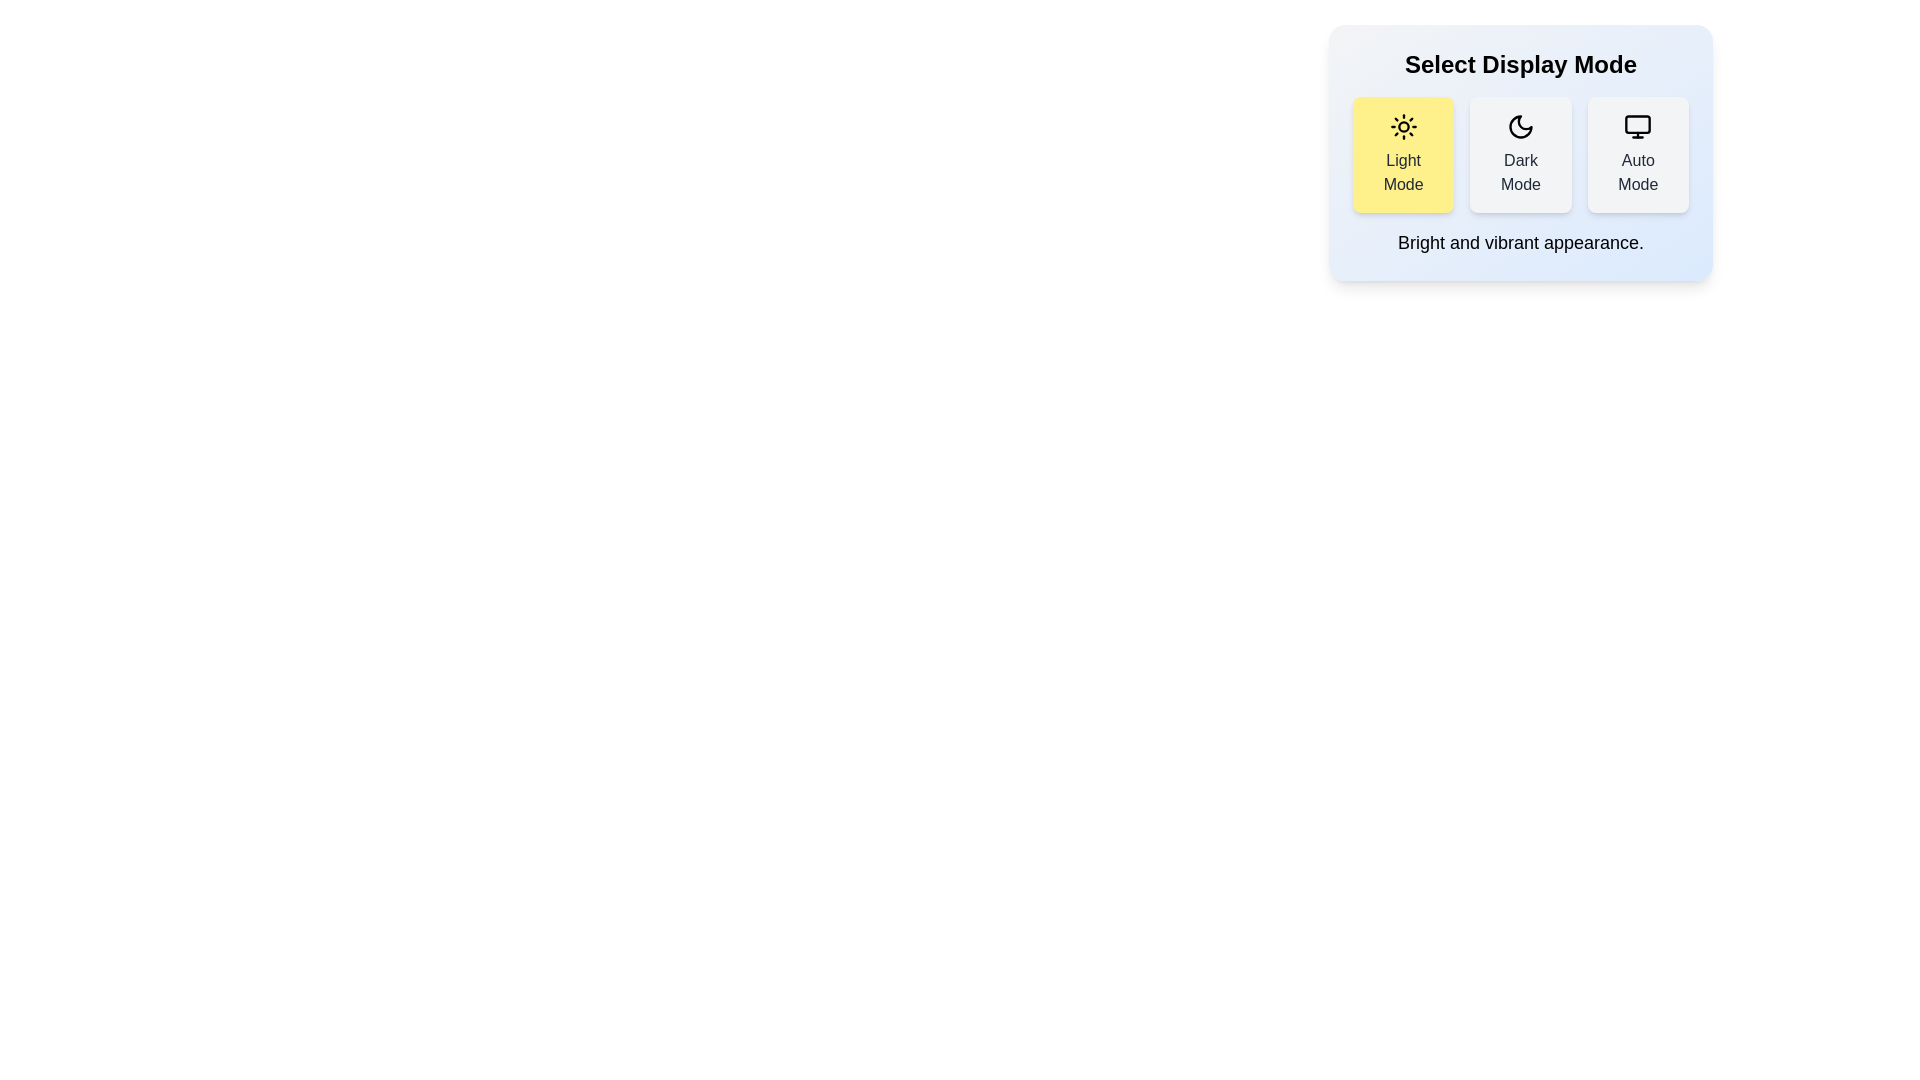  Describe the element at coordinates (1402, 153) in the screenshot. I see `the Light Mode button to view its hover effect` at that location.